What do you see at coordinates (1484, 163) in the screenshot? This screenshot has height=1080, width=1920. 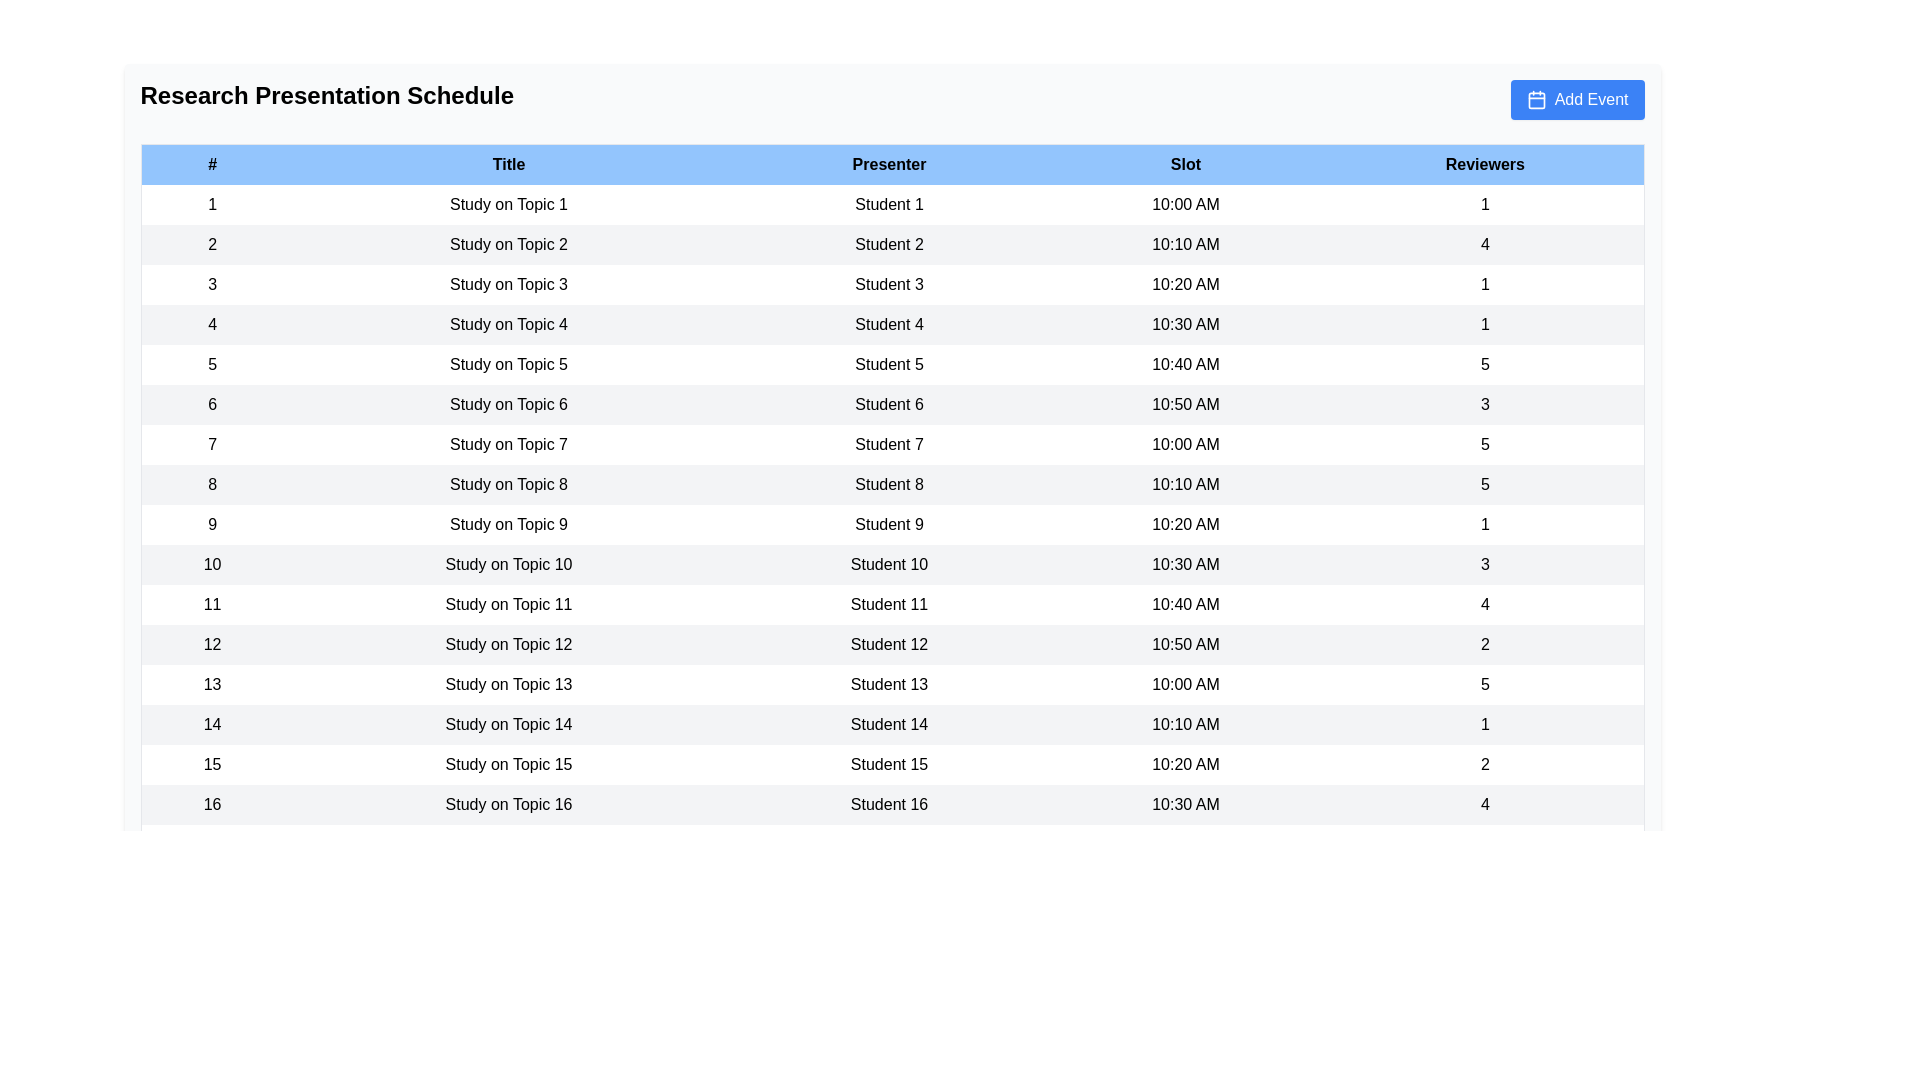 I see `the column header Reviewers to sort the table by that column` at bounding box center [1484, 163].